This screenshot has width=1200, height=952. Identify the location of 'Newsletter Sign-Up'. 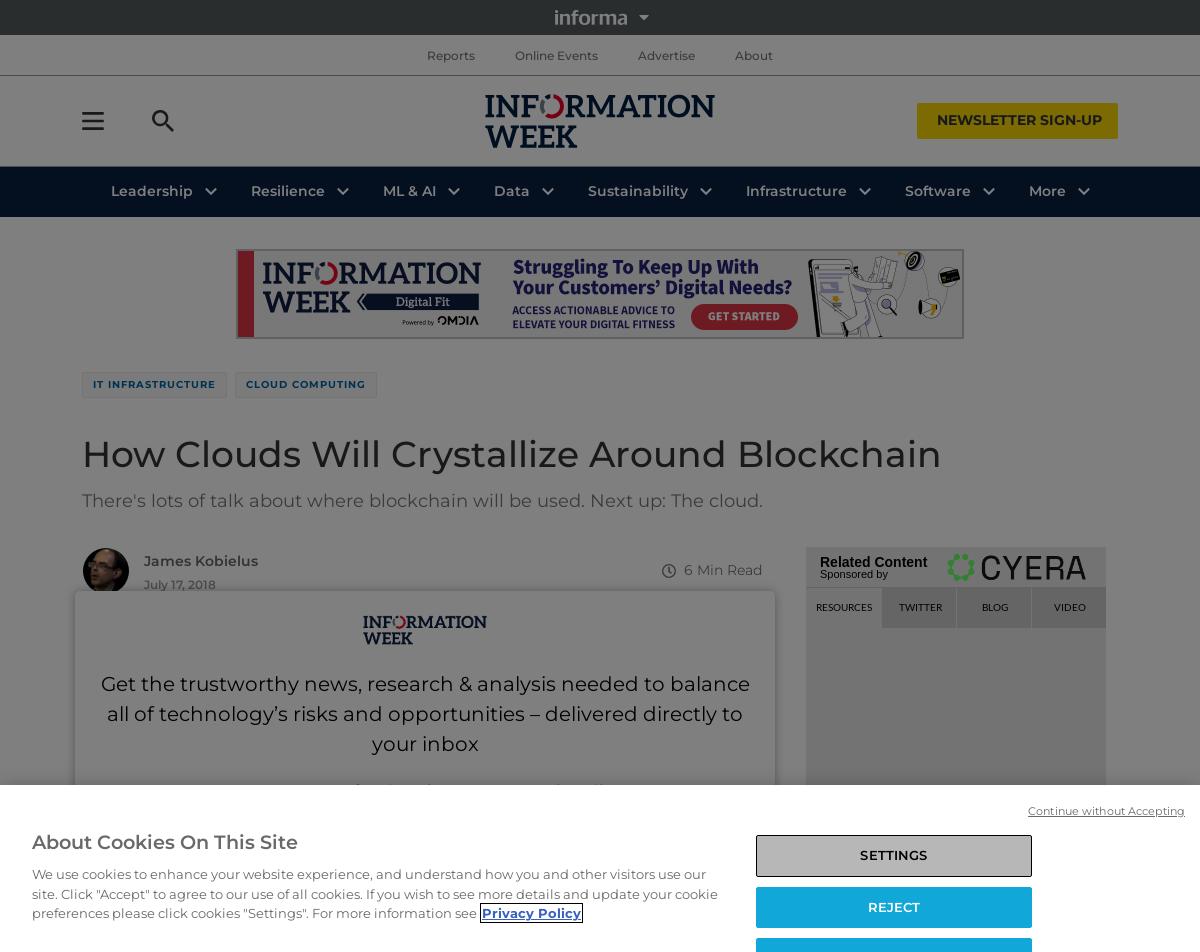
(1019, 120).